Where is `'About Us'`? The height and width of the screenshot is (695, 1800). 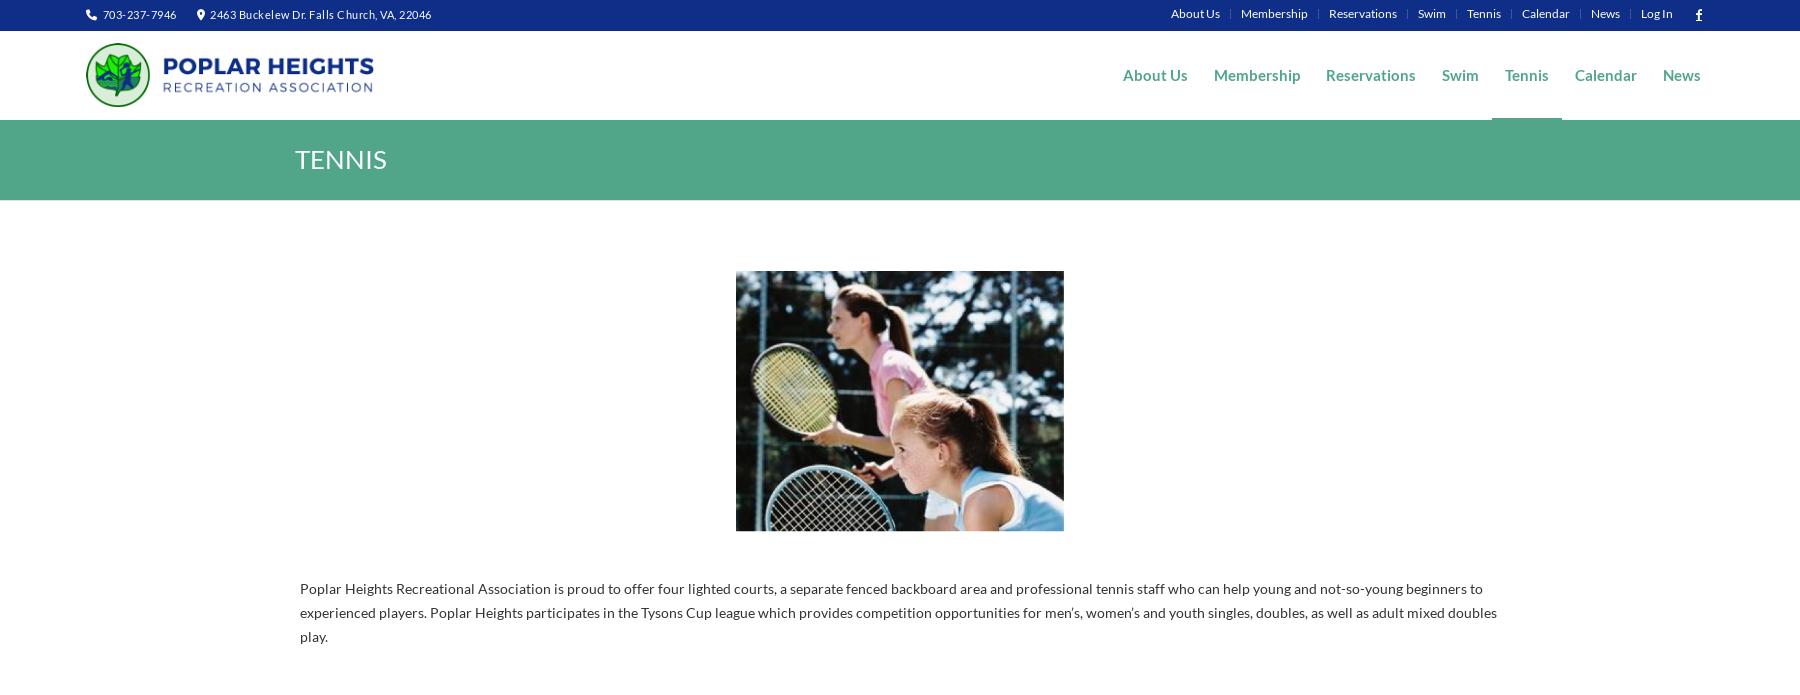
'About Us' is located at coordinates (1194, 13).